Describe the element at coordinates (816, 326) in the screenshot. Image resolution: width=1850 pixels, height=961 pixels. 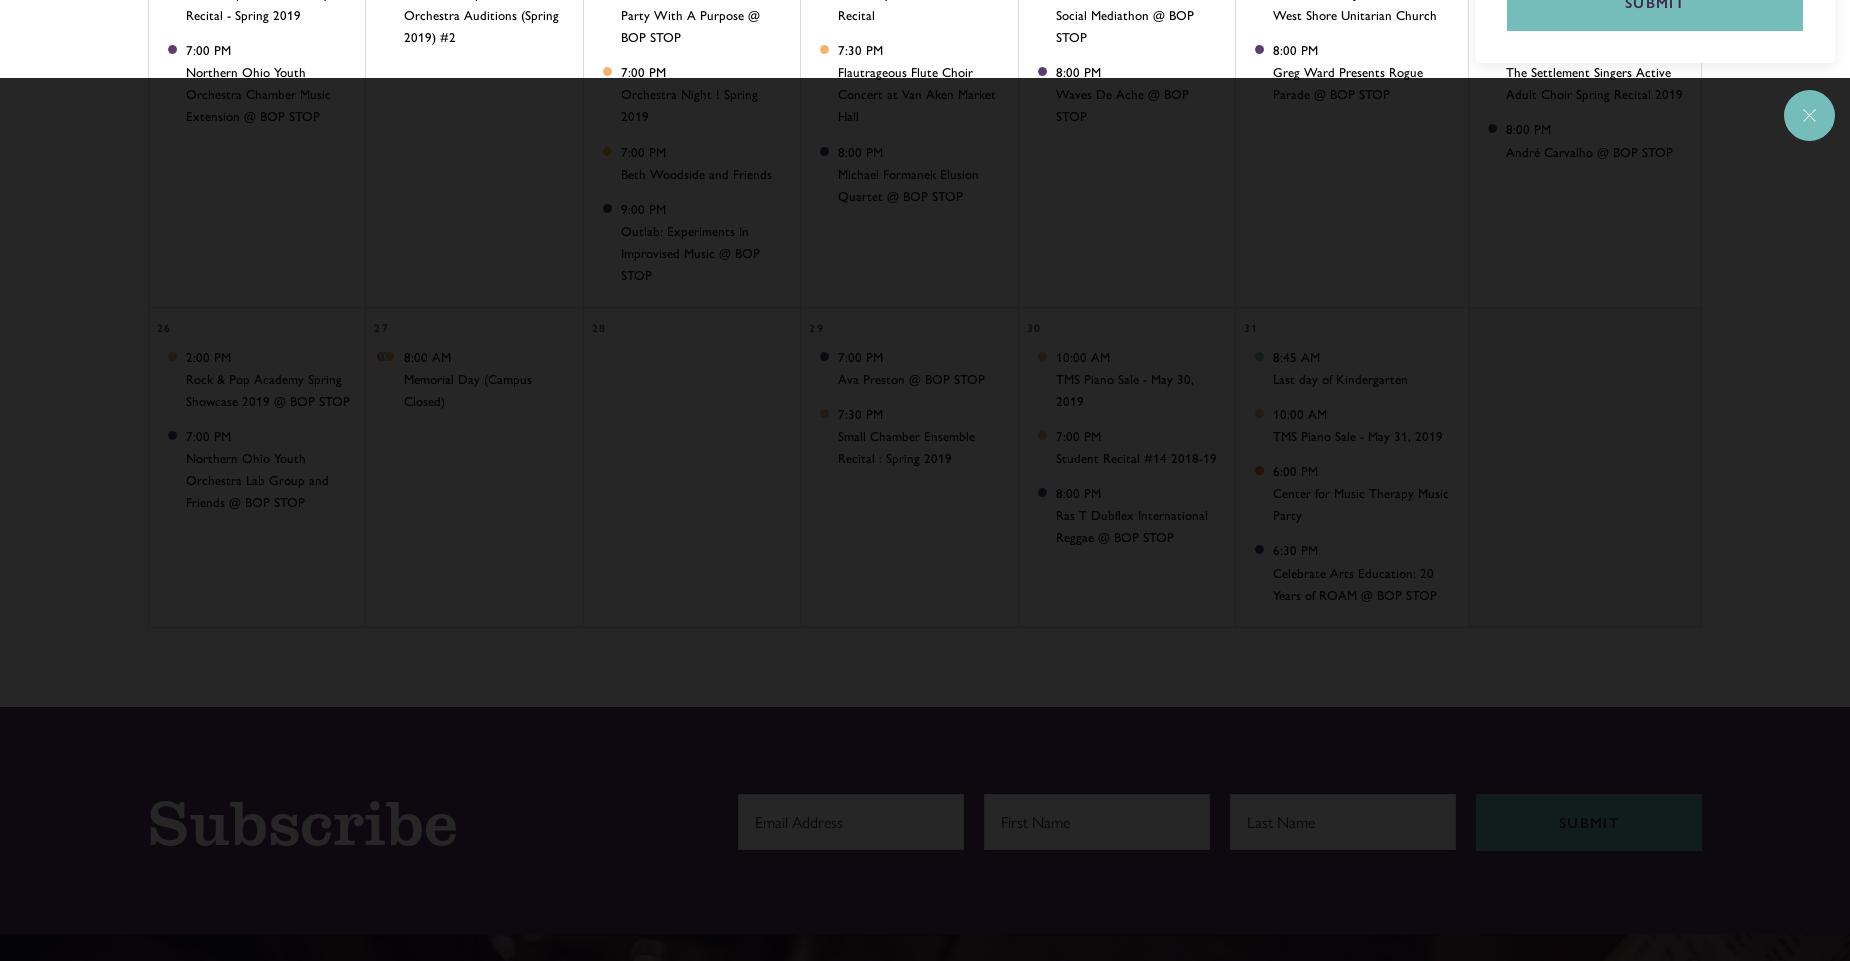
I see `'29'` at that location.